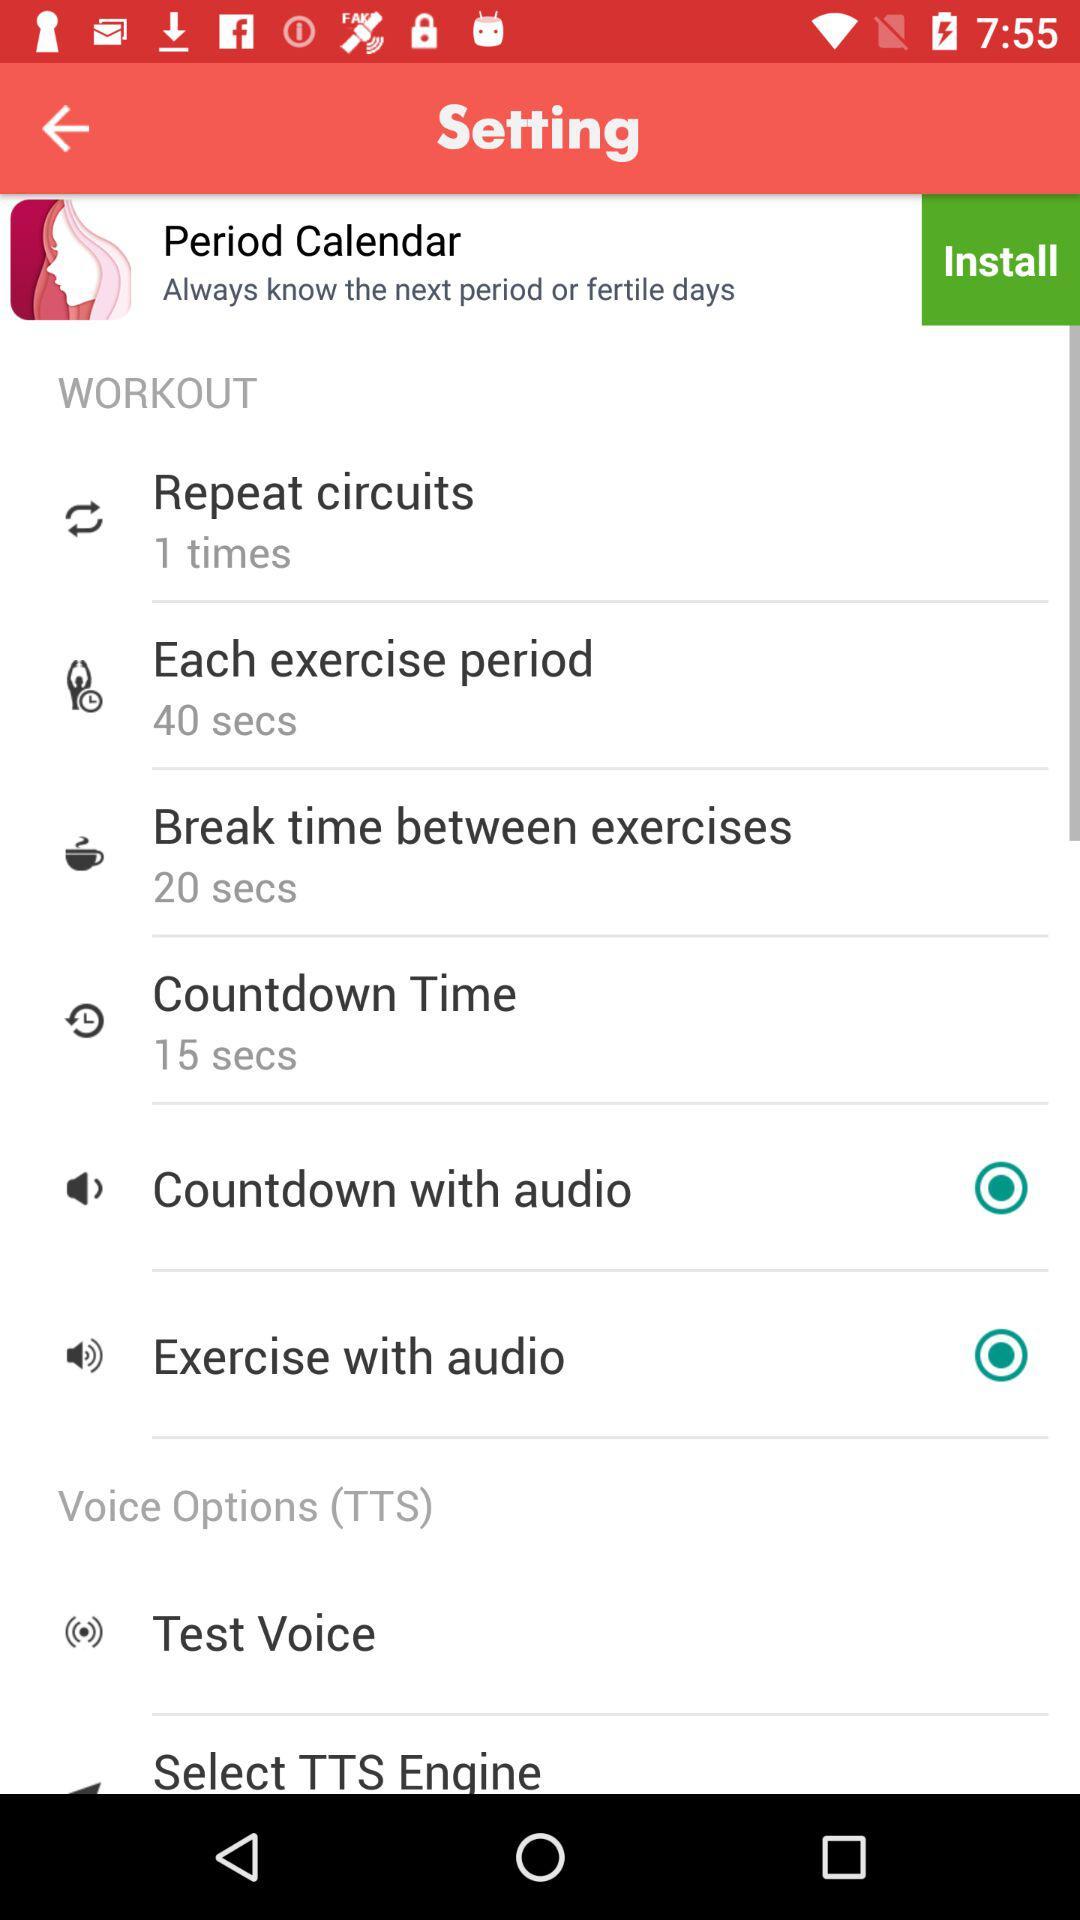  Describe the element at coordinates (64, 127) in the screenshot. I see `go back` at that location.